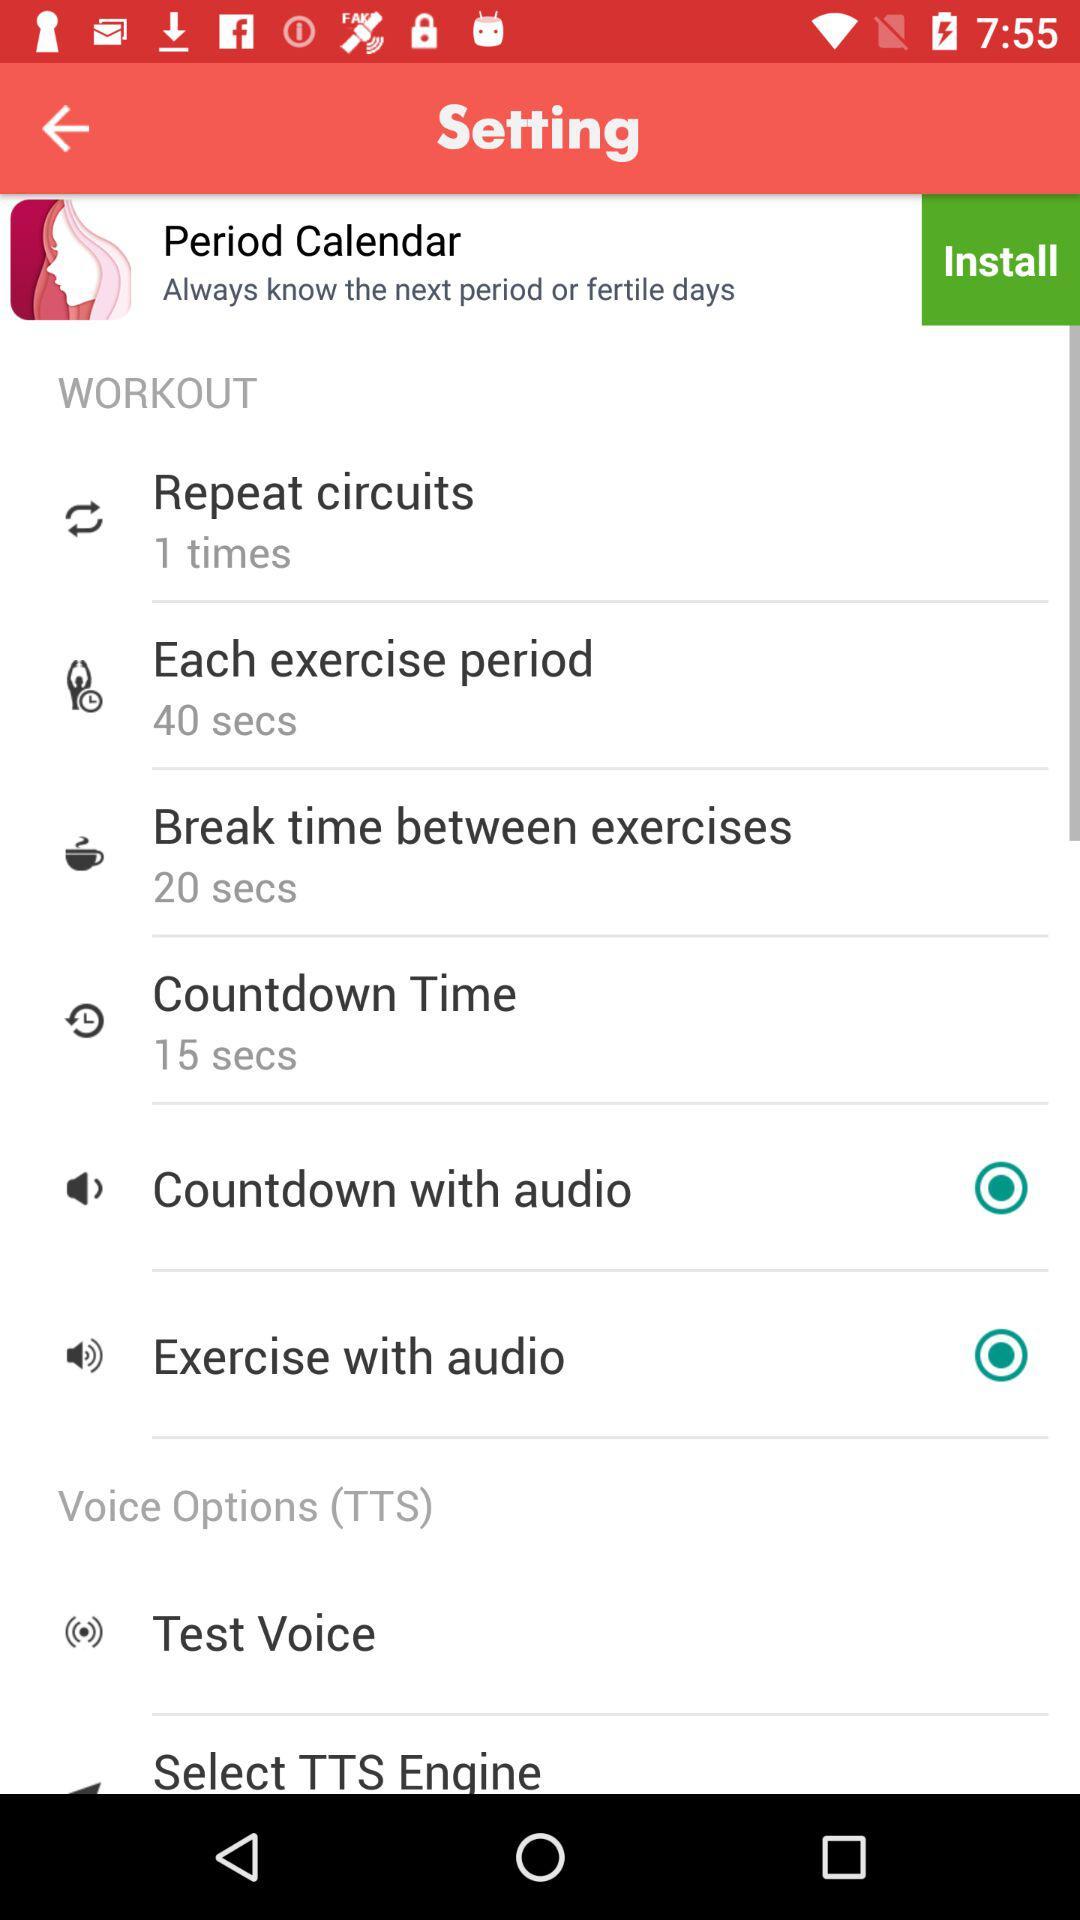  Describe the element at coordinates (64, 127) in the screenshot. I see `go back` at that location.